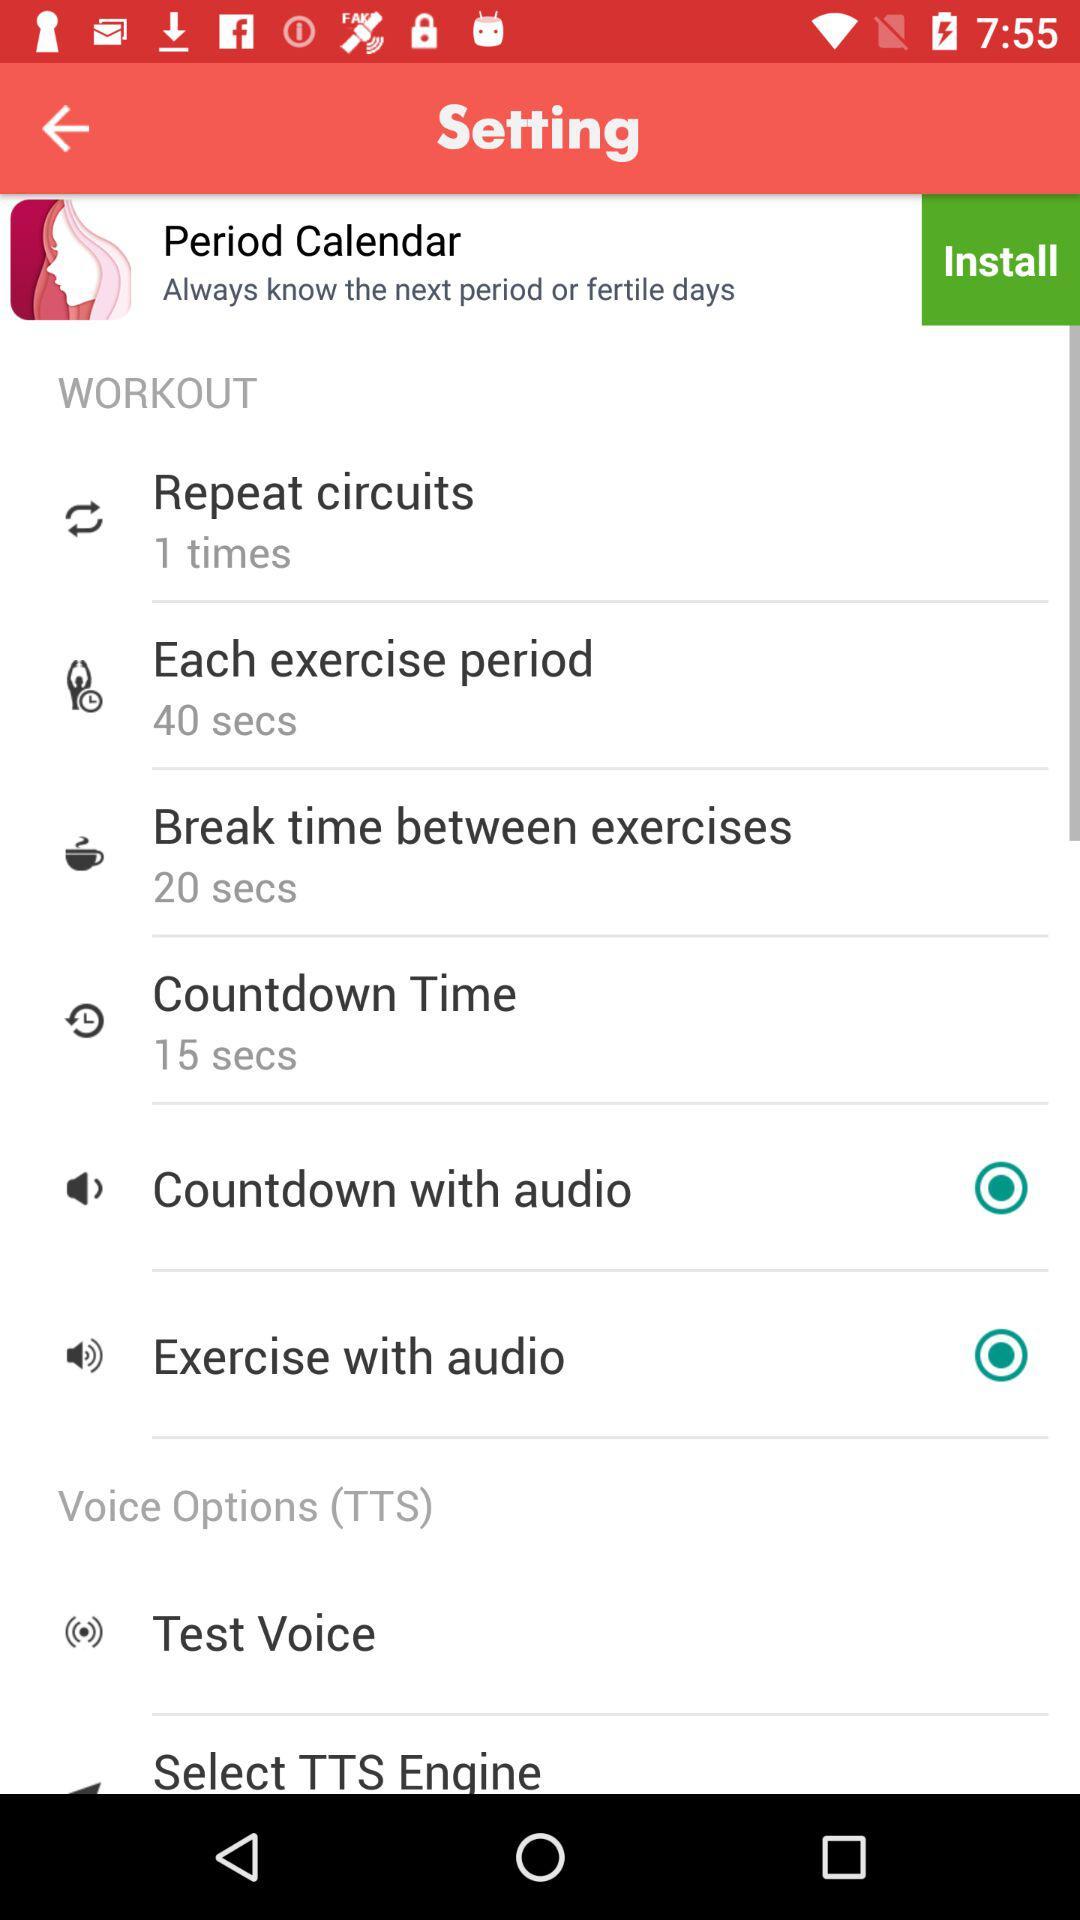  Describe the element at coordinates (64, 127) in the screenshot. I see `go back` at that location.